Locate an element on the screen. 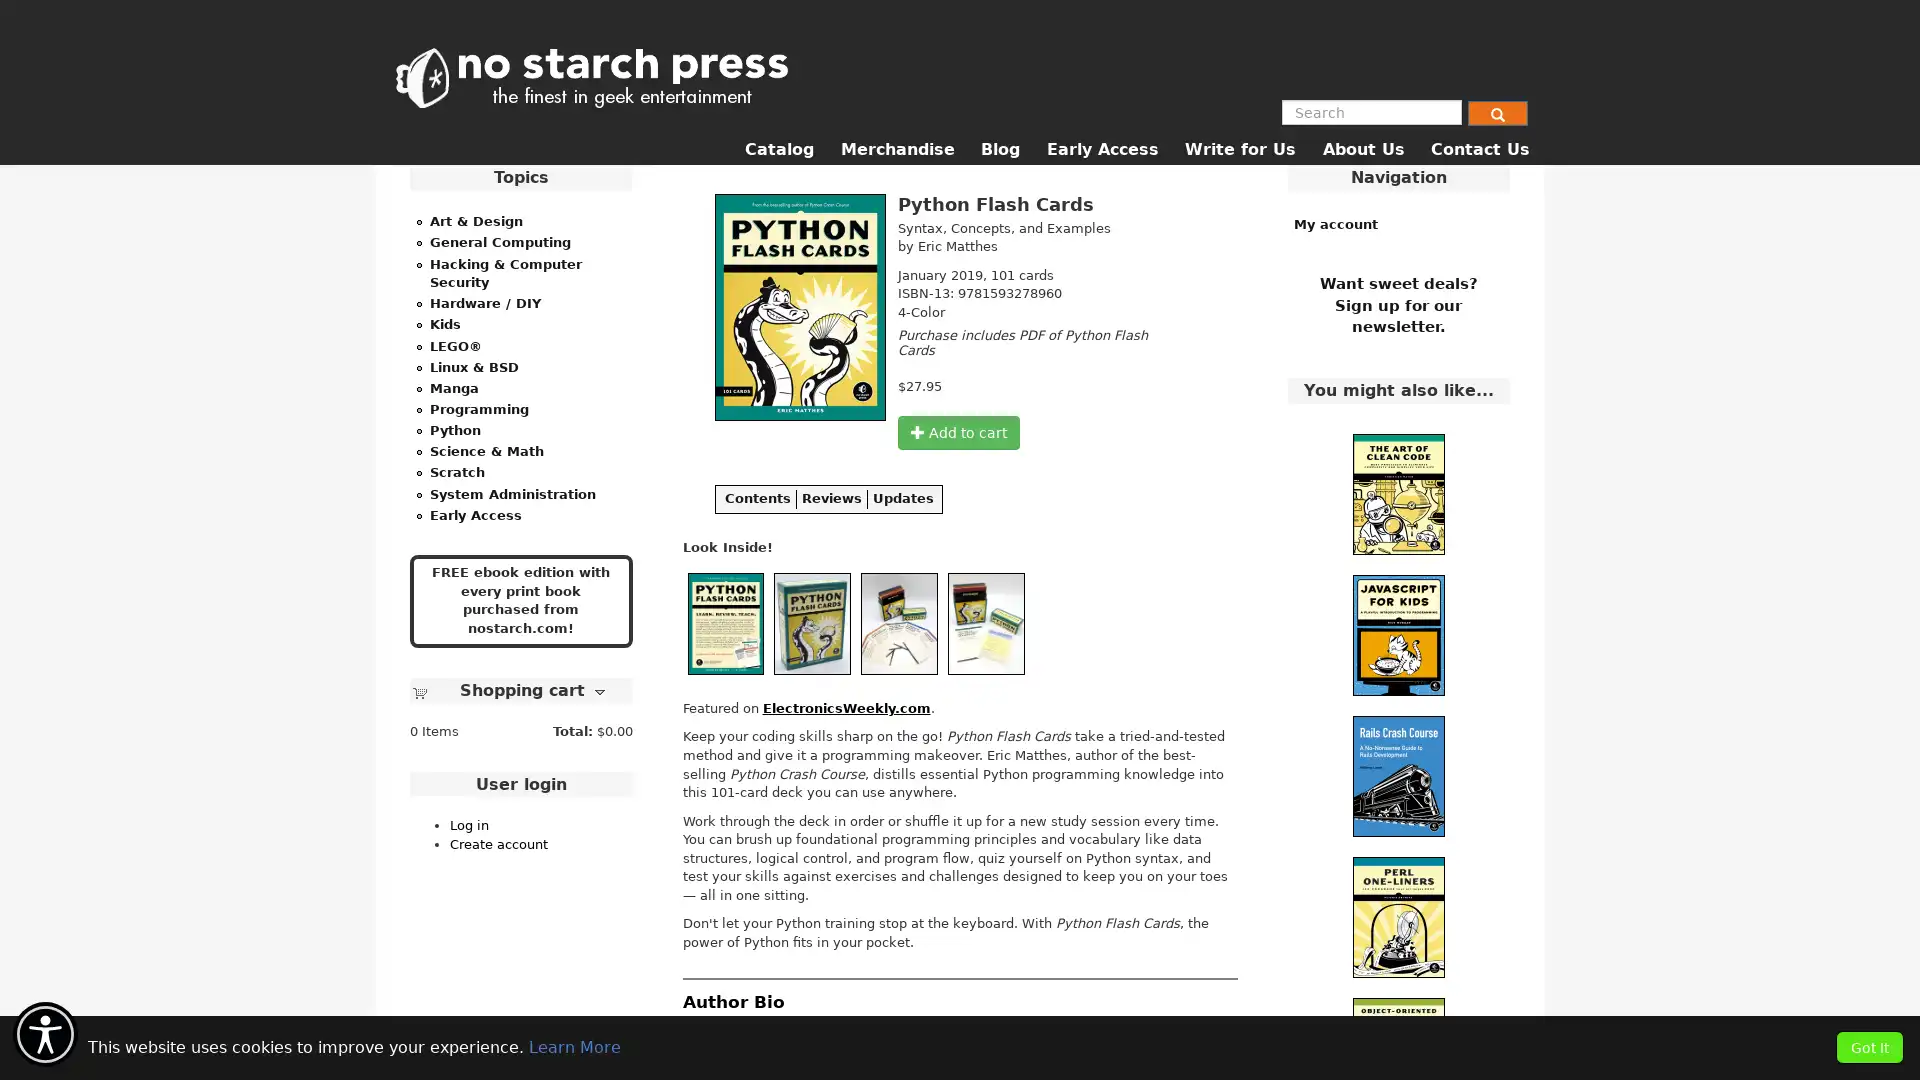 The height and width of the screenshot is (1080, 1920). Got It is located at coordinates (1869, 1046).